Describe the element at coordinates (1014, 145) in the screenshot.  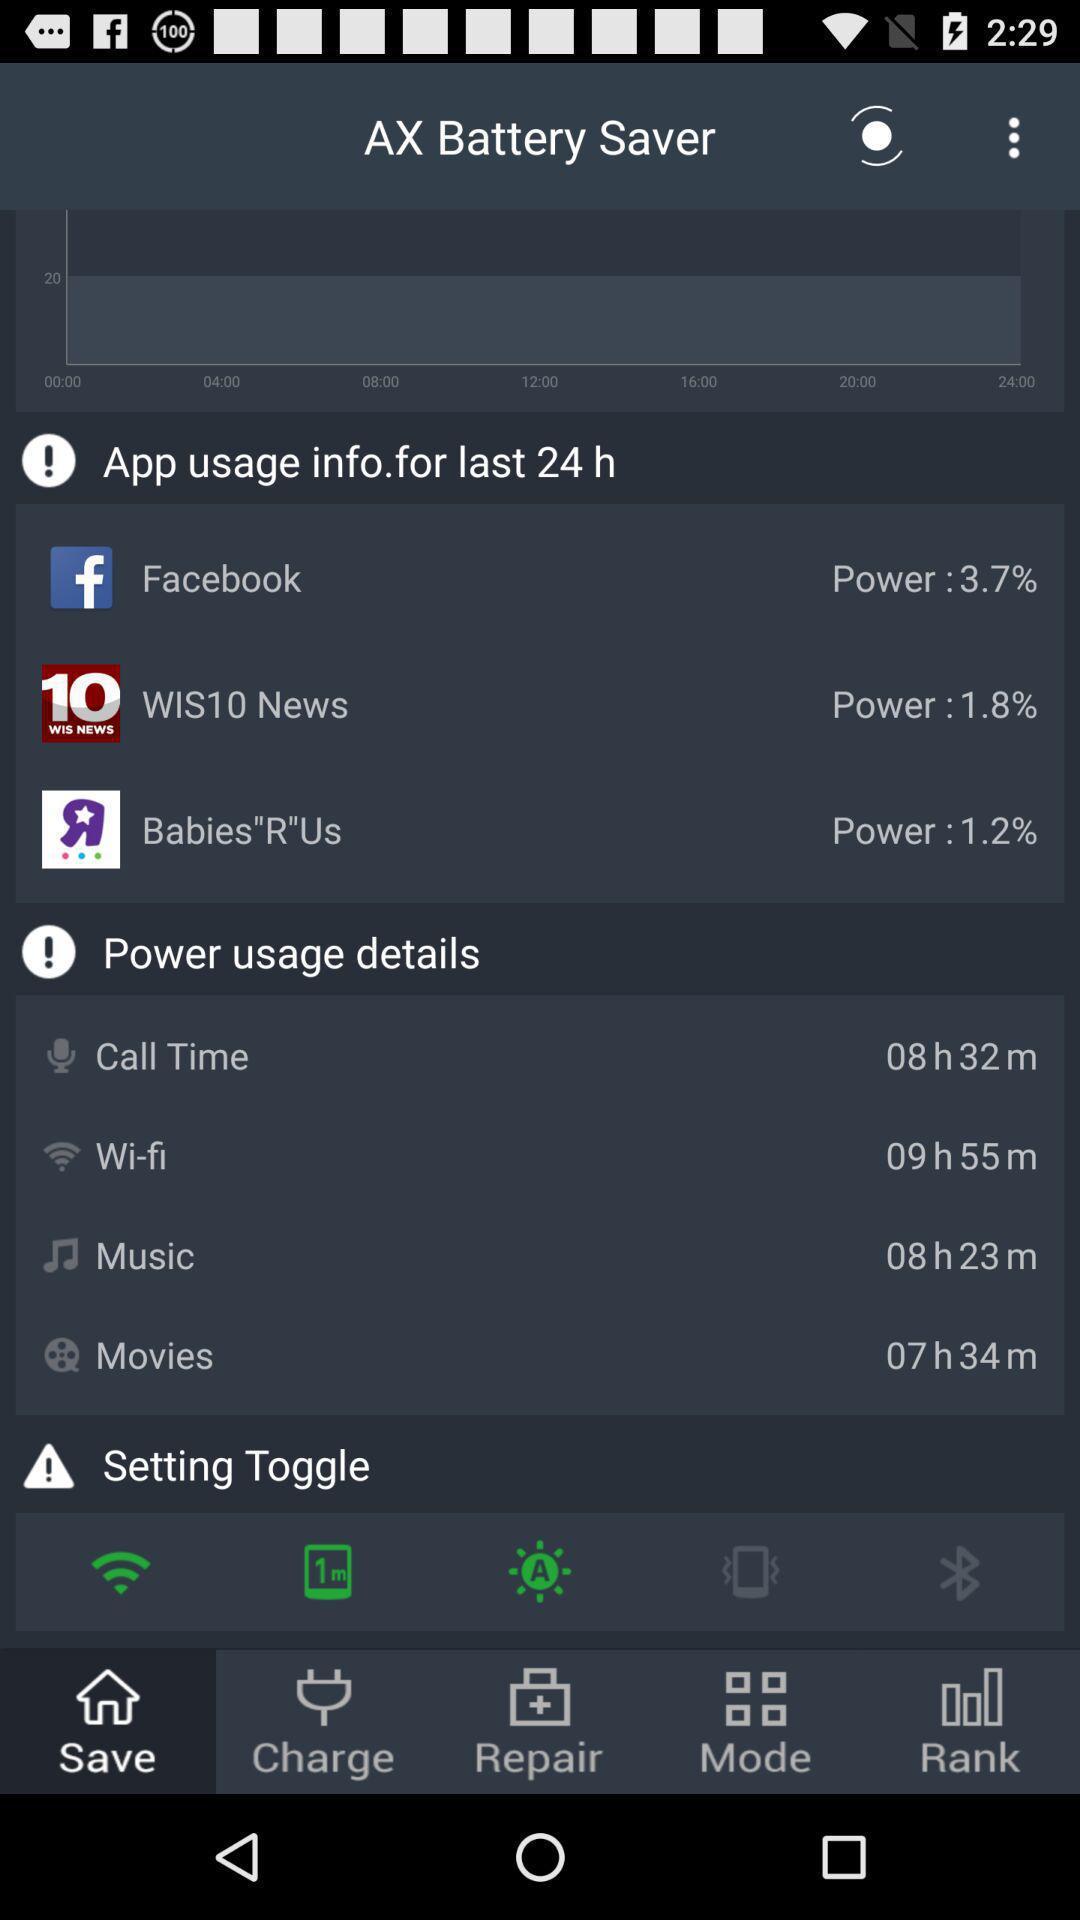
I see `the more icon` at that location.